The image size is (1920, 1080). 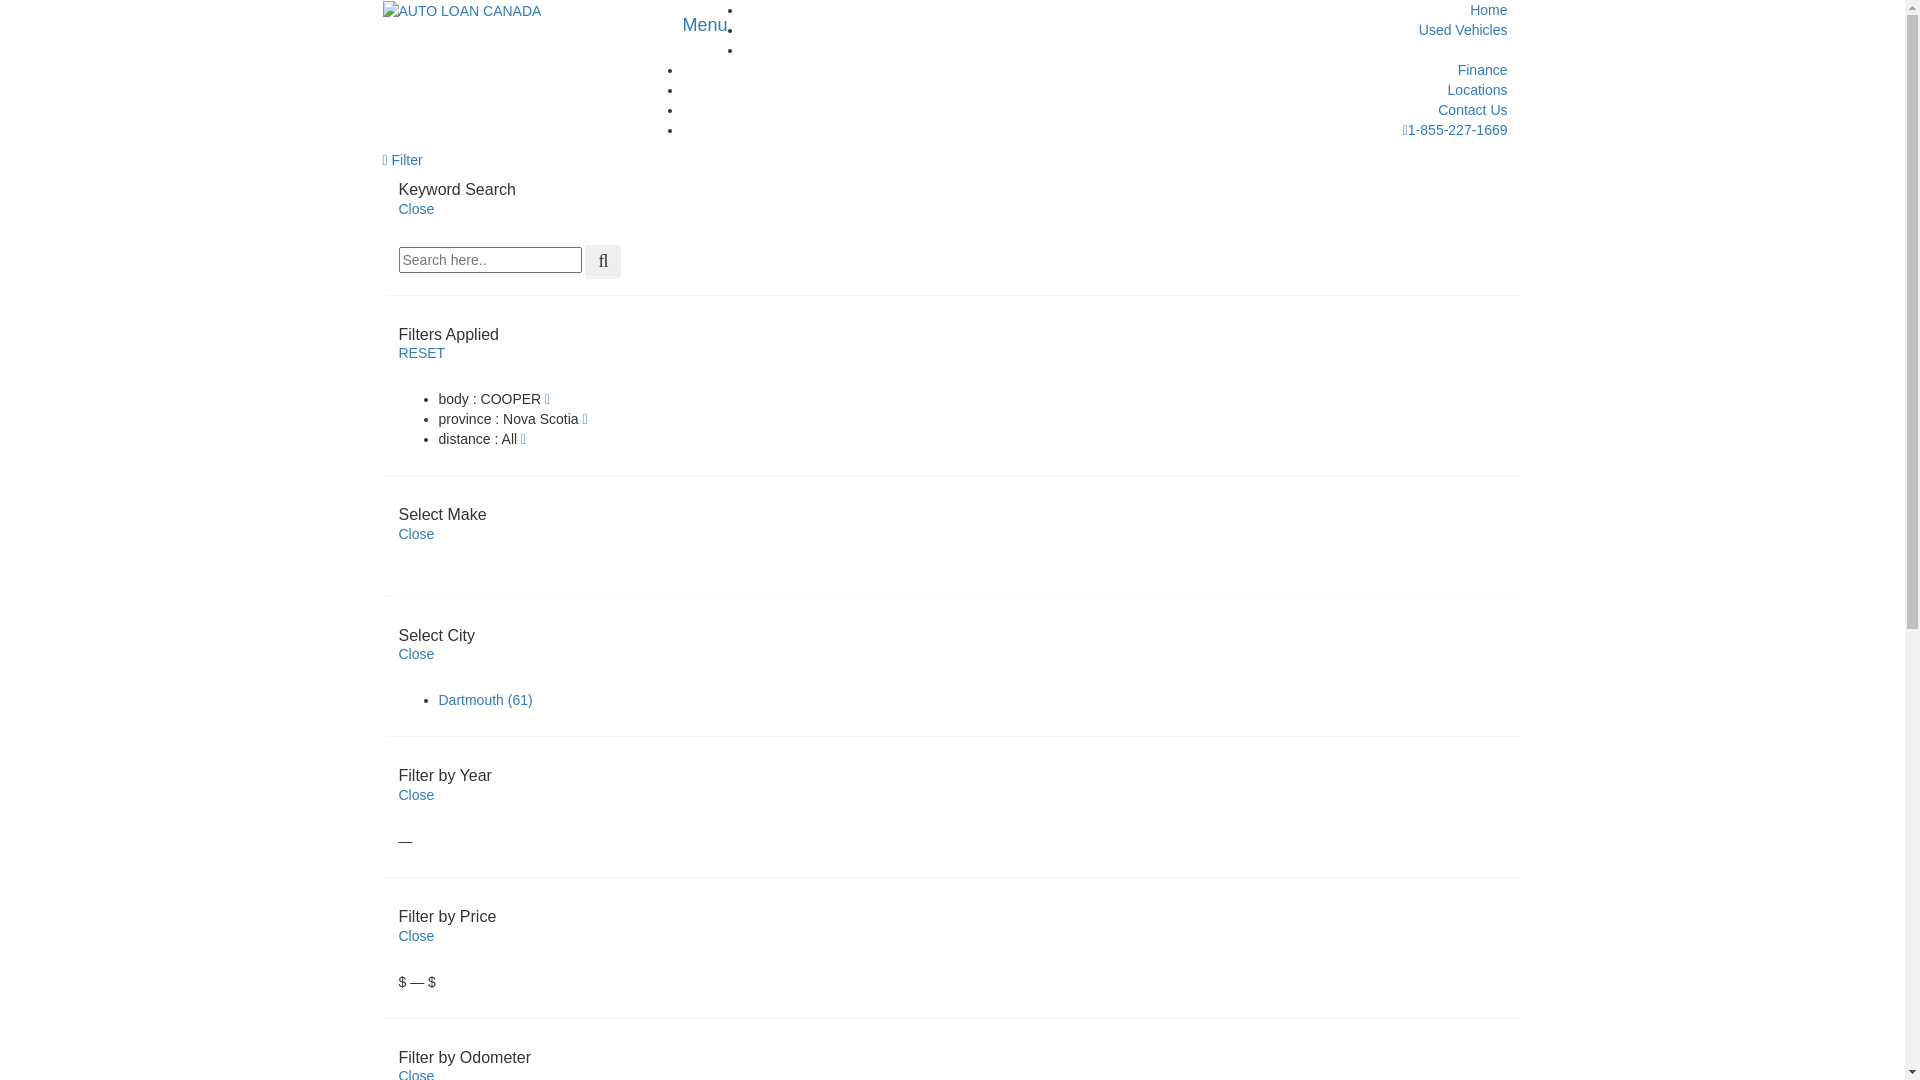 I want to click on 'Contact Us', so click(x=1472, y=110).